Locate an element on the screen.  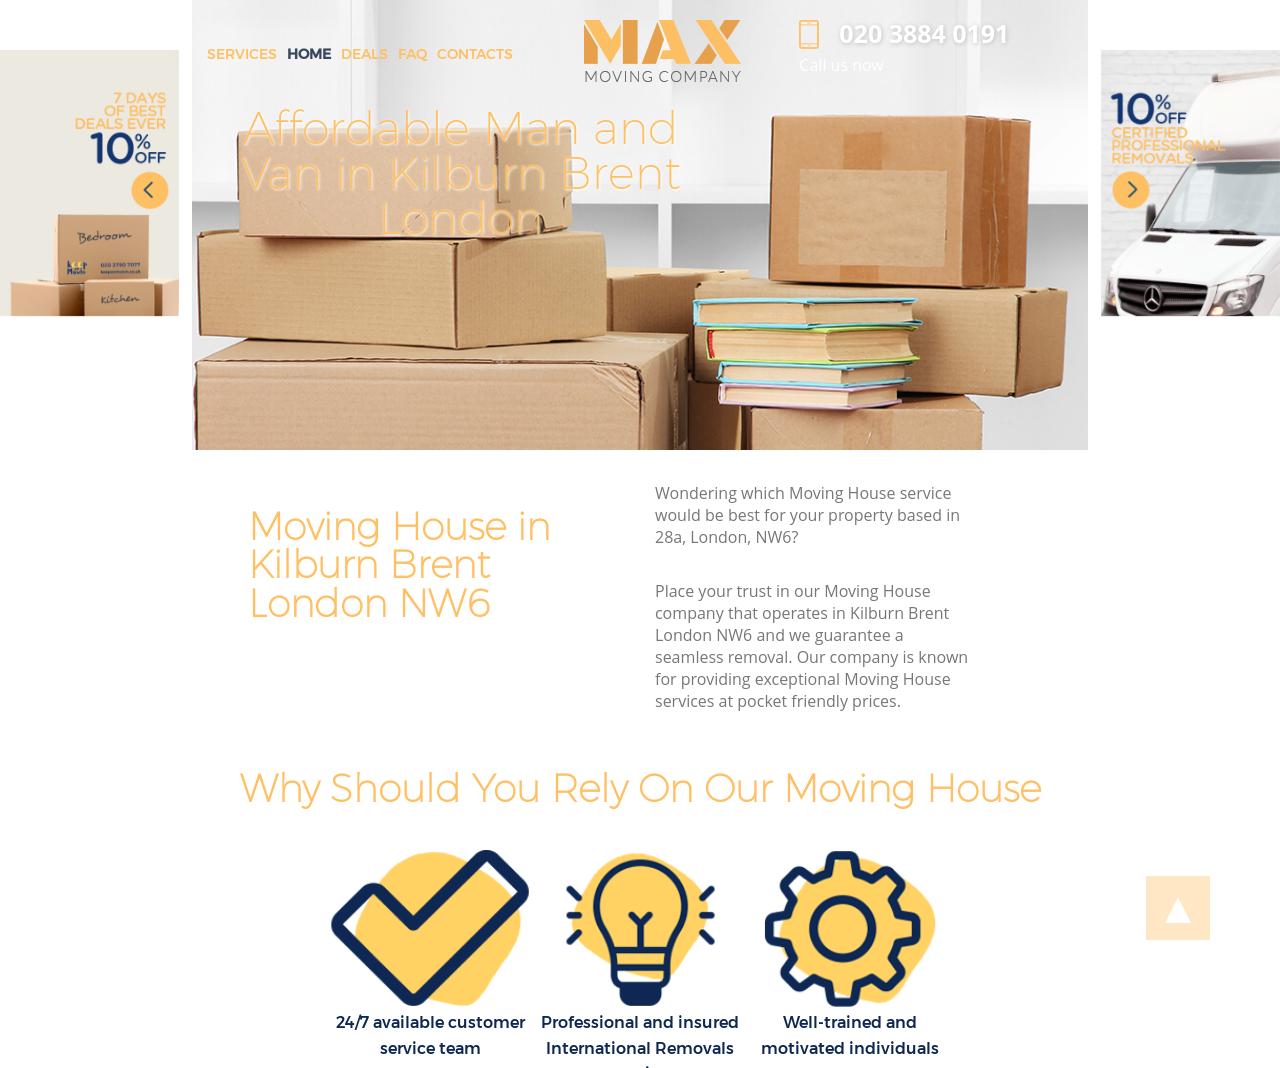
'Professional Removal Van Hire in Kilburn Brent London' is located at coordinates (997, 172).